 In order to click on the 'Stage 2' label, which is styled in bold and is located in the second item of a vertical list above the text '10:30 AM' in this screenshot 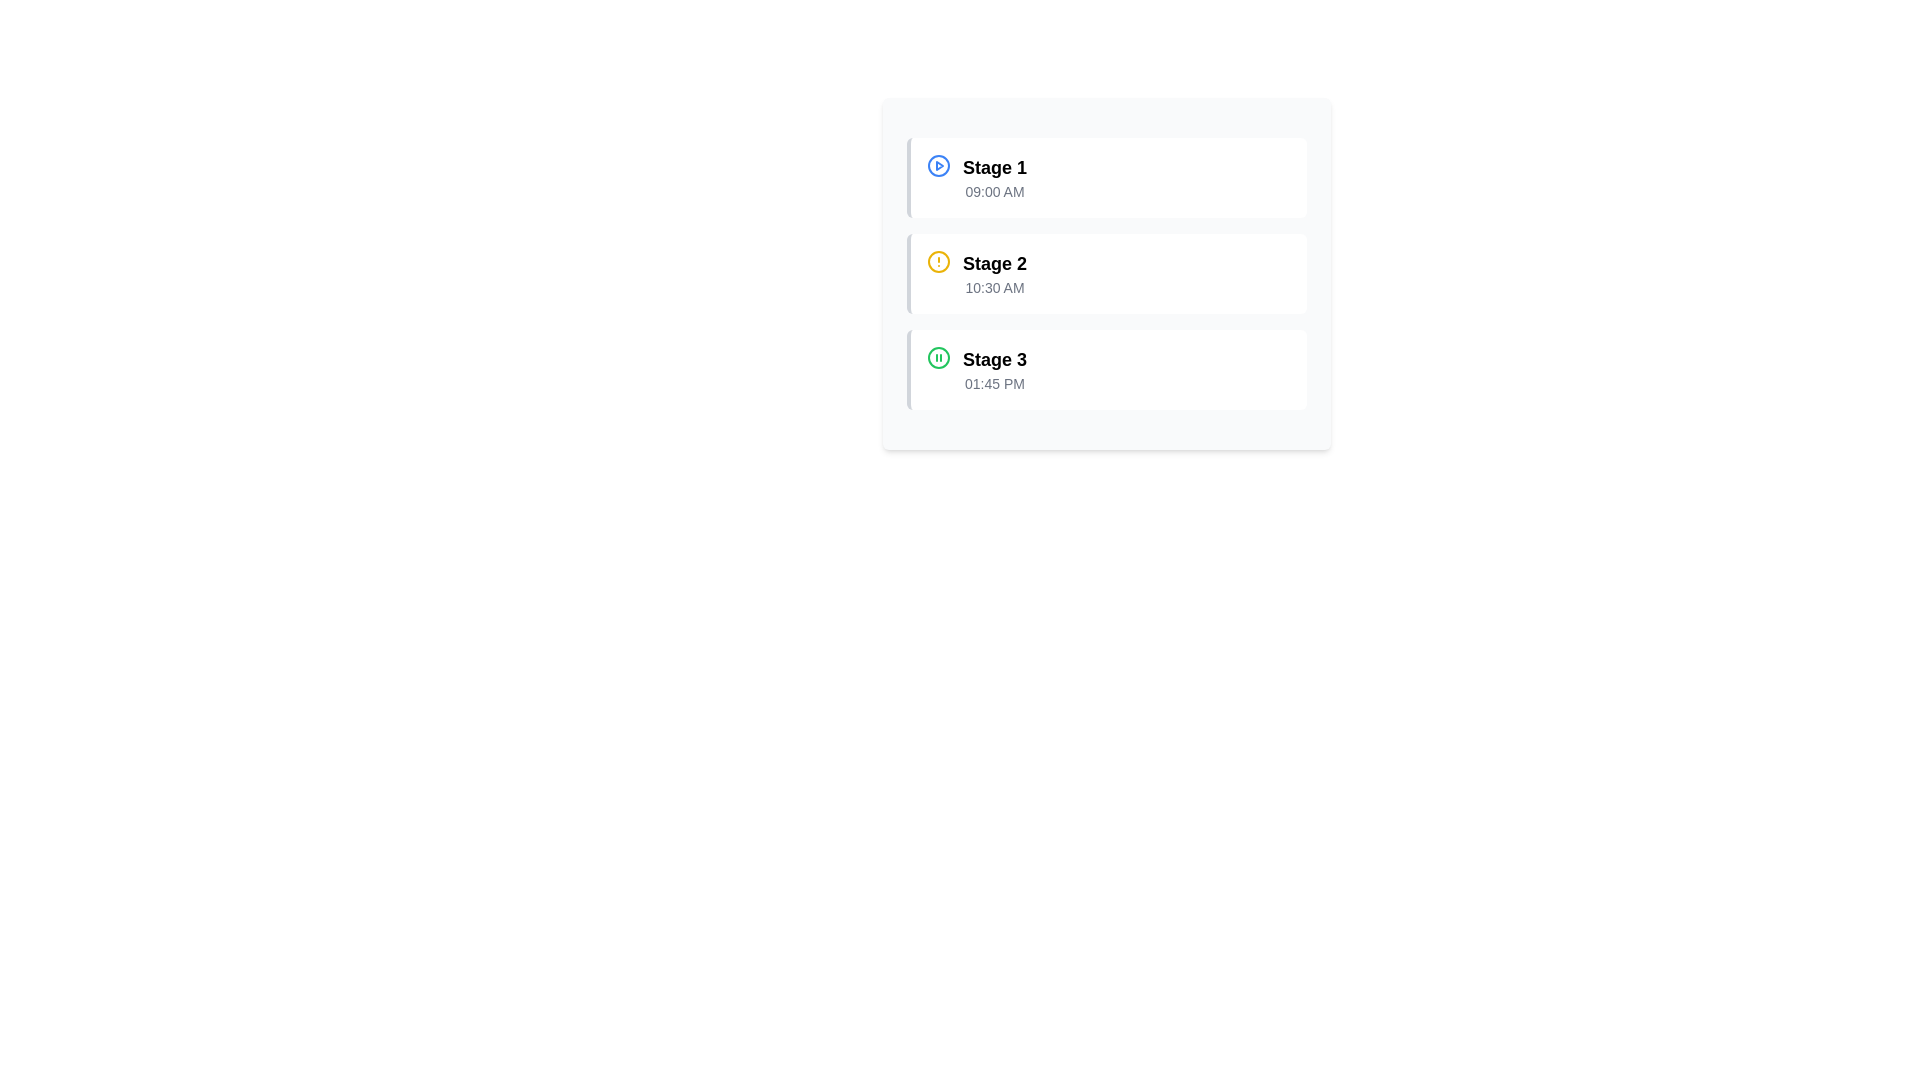, I will do `click(994, 262)`.